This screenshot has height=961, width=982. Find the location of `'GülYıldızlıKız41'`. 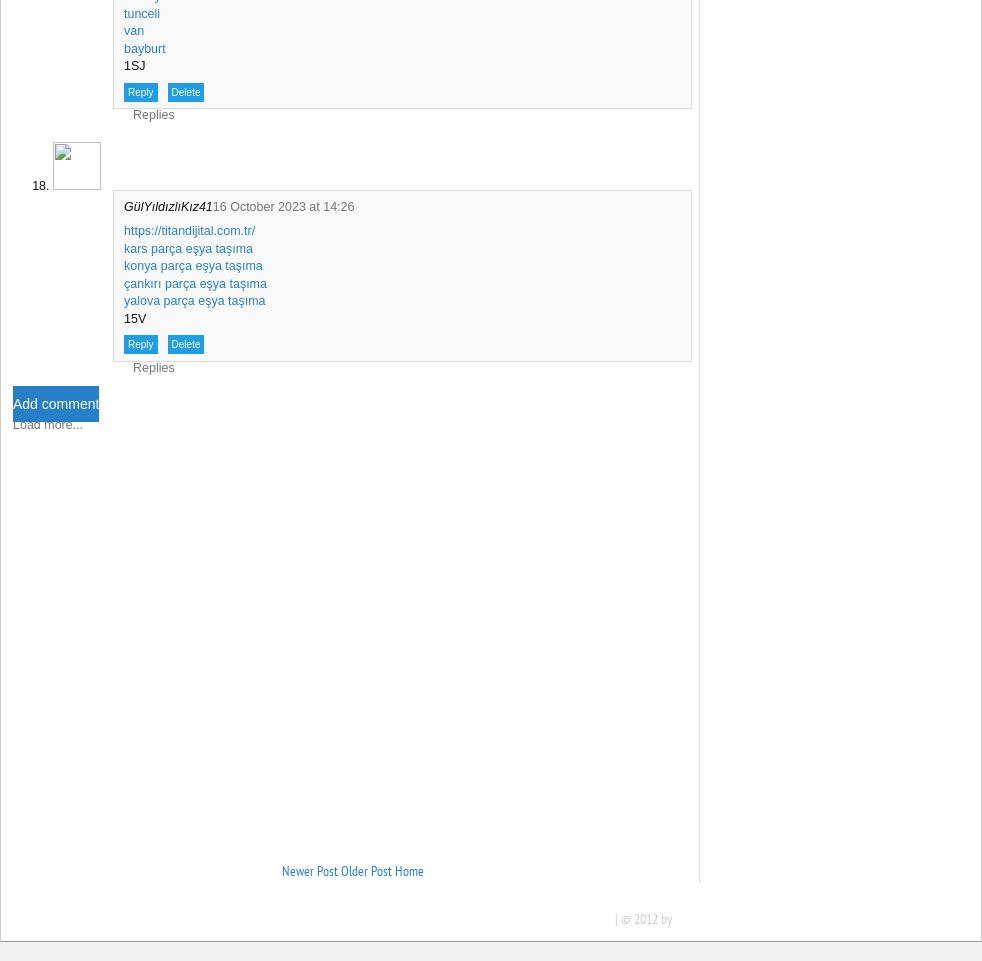

'GülYıldızlıKız41' is located at coordinates (167, 206).